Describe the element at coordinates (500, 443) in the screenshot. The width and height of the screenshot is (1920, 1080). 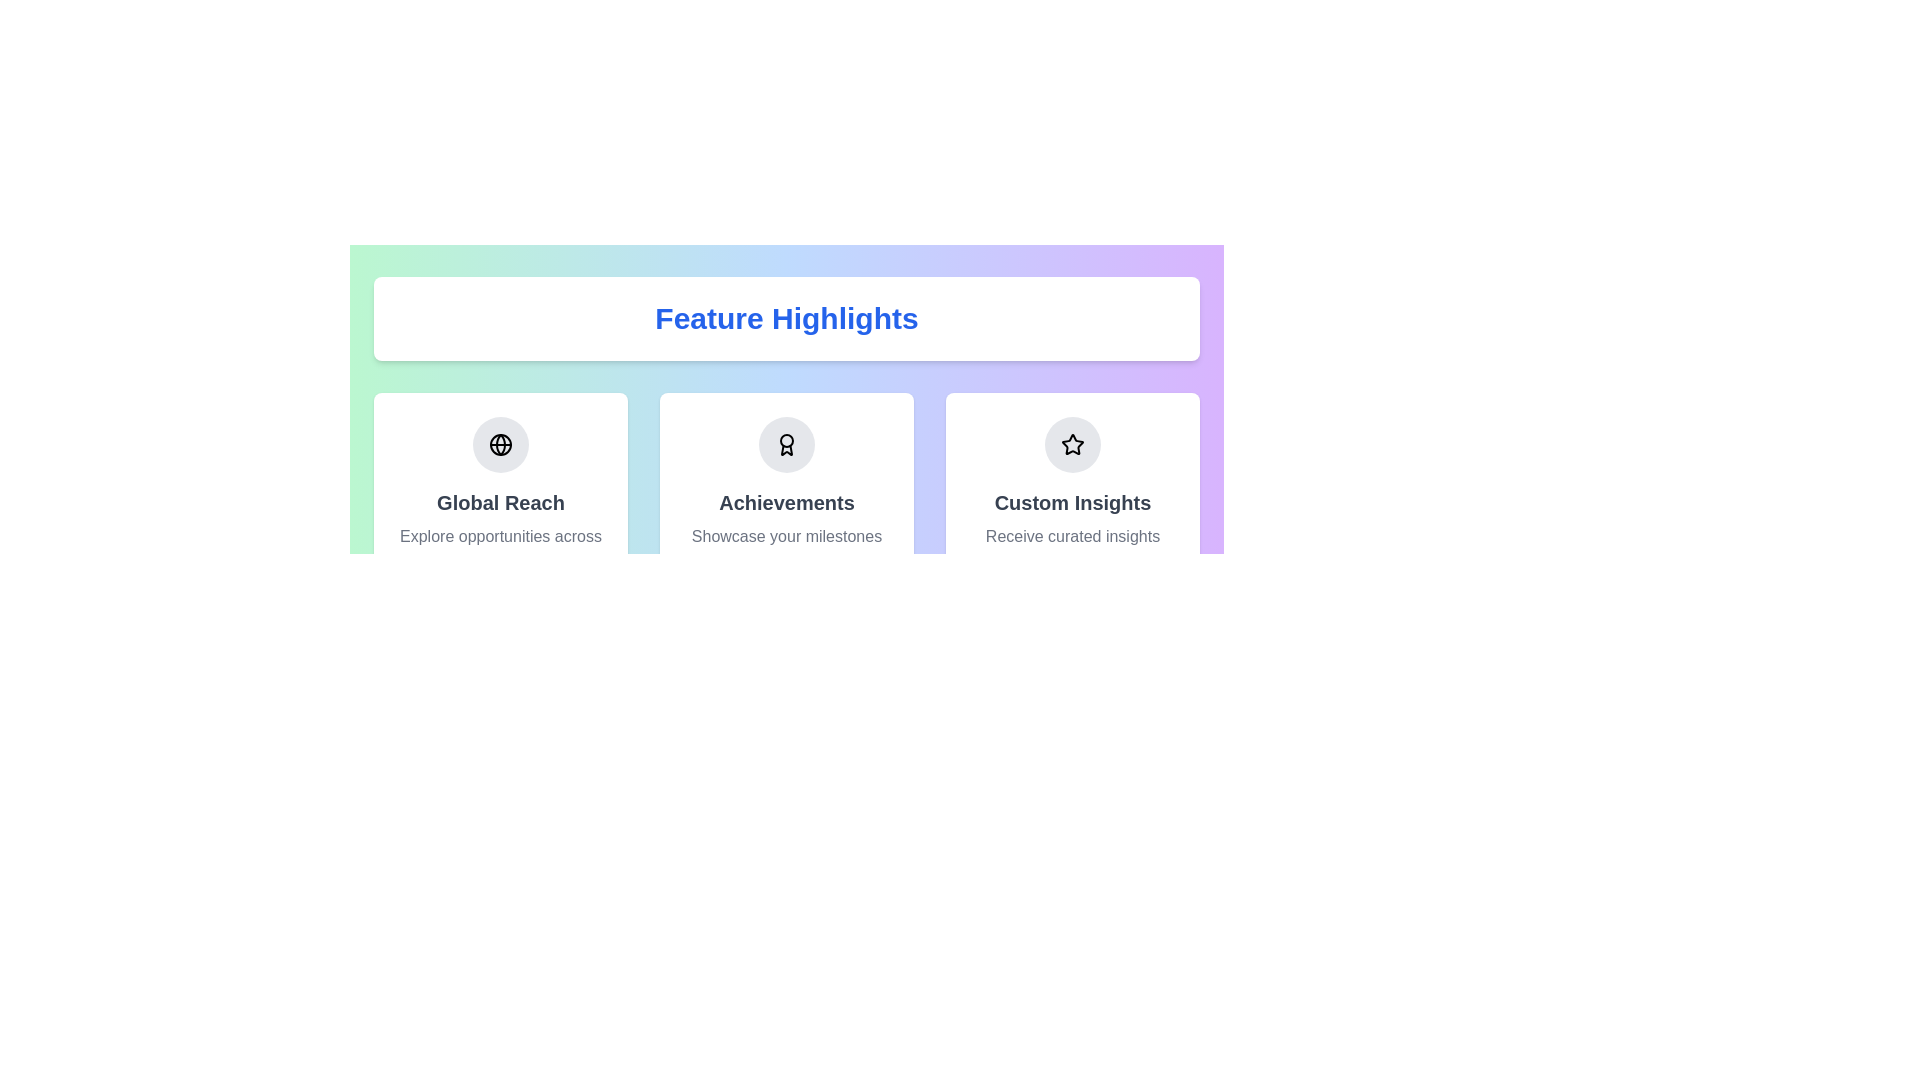
I see `the globe icon located in the leftmost card of the 'Feature Highlights' section, which is directly above the 'Global Reach' title` at that location.